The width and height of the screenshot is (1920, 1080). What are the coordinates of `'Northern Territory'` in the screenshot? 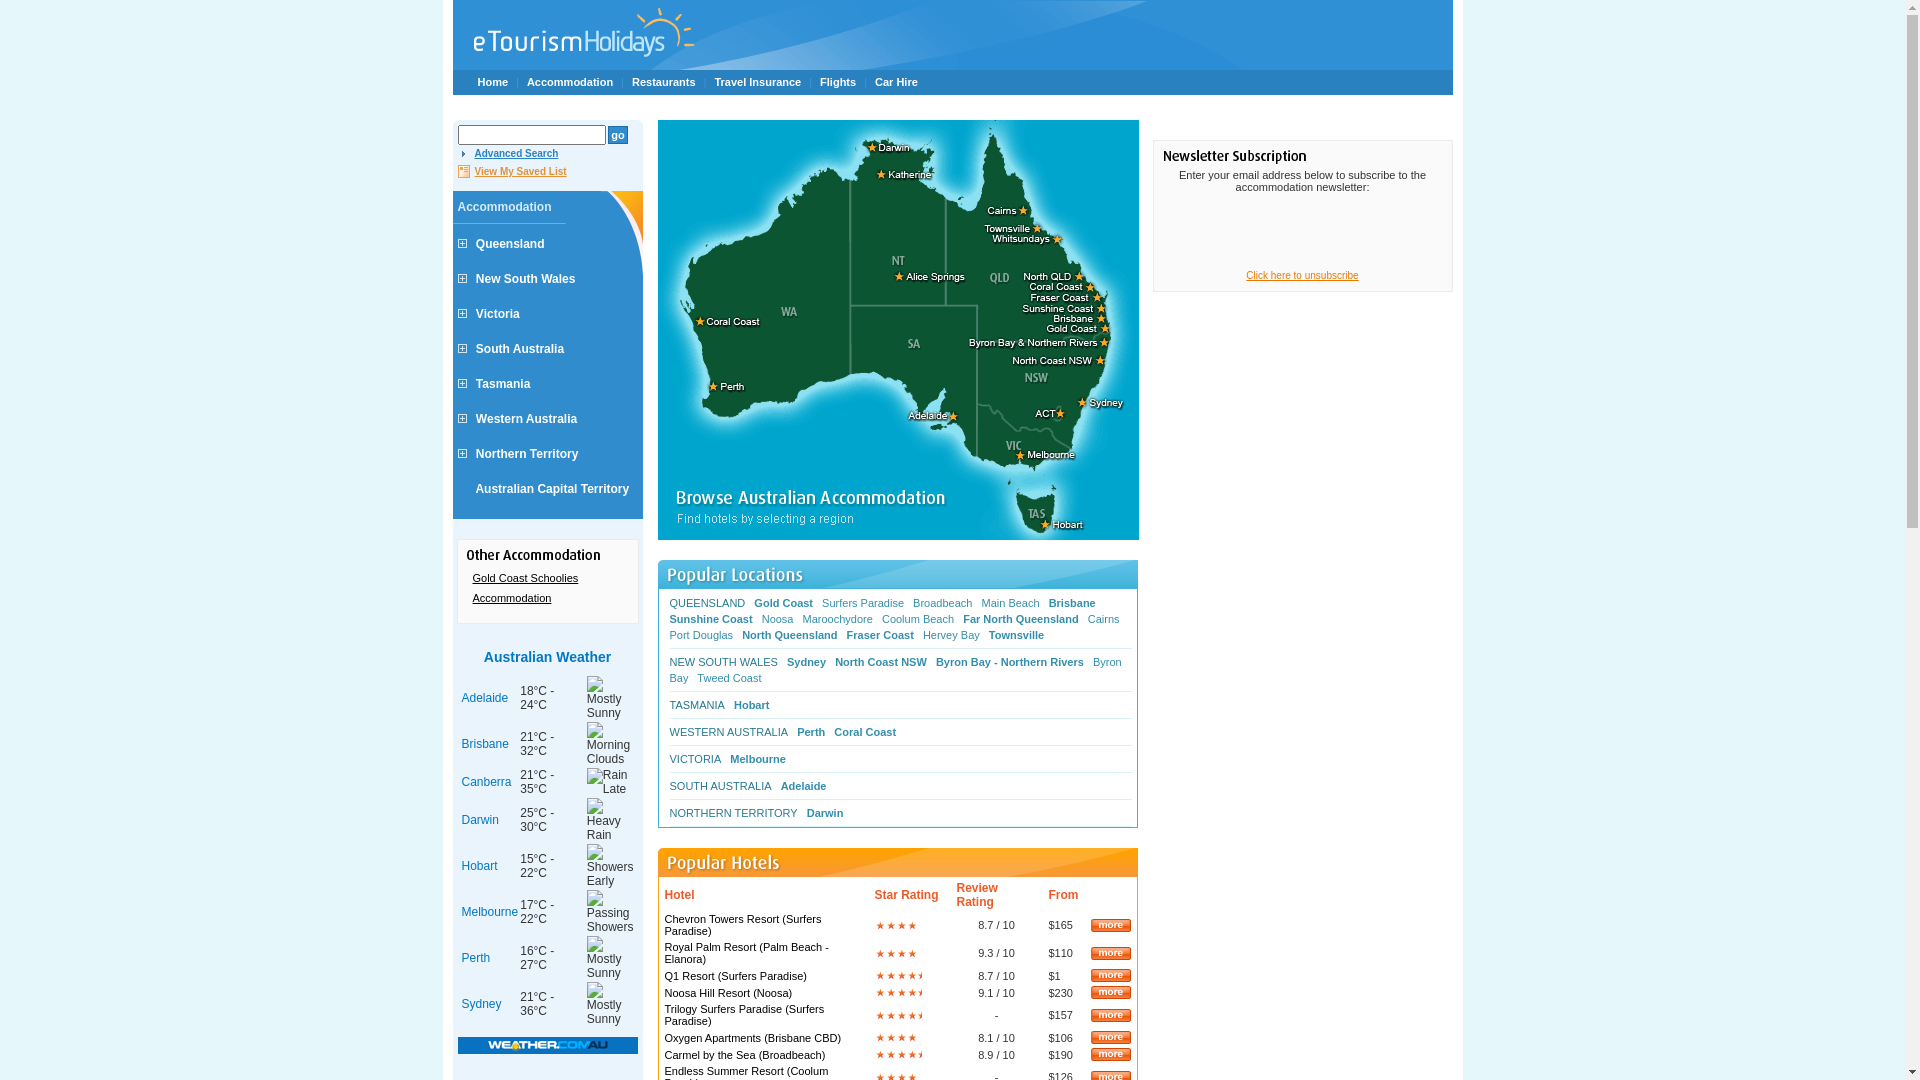 It's located at (527, 454).